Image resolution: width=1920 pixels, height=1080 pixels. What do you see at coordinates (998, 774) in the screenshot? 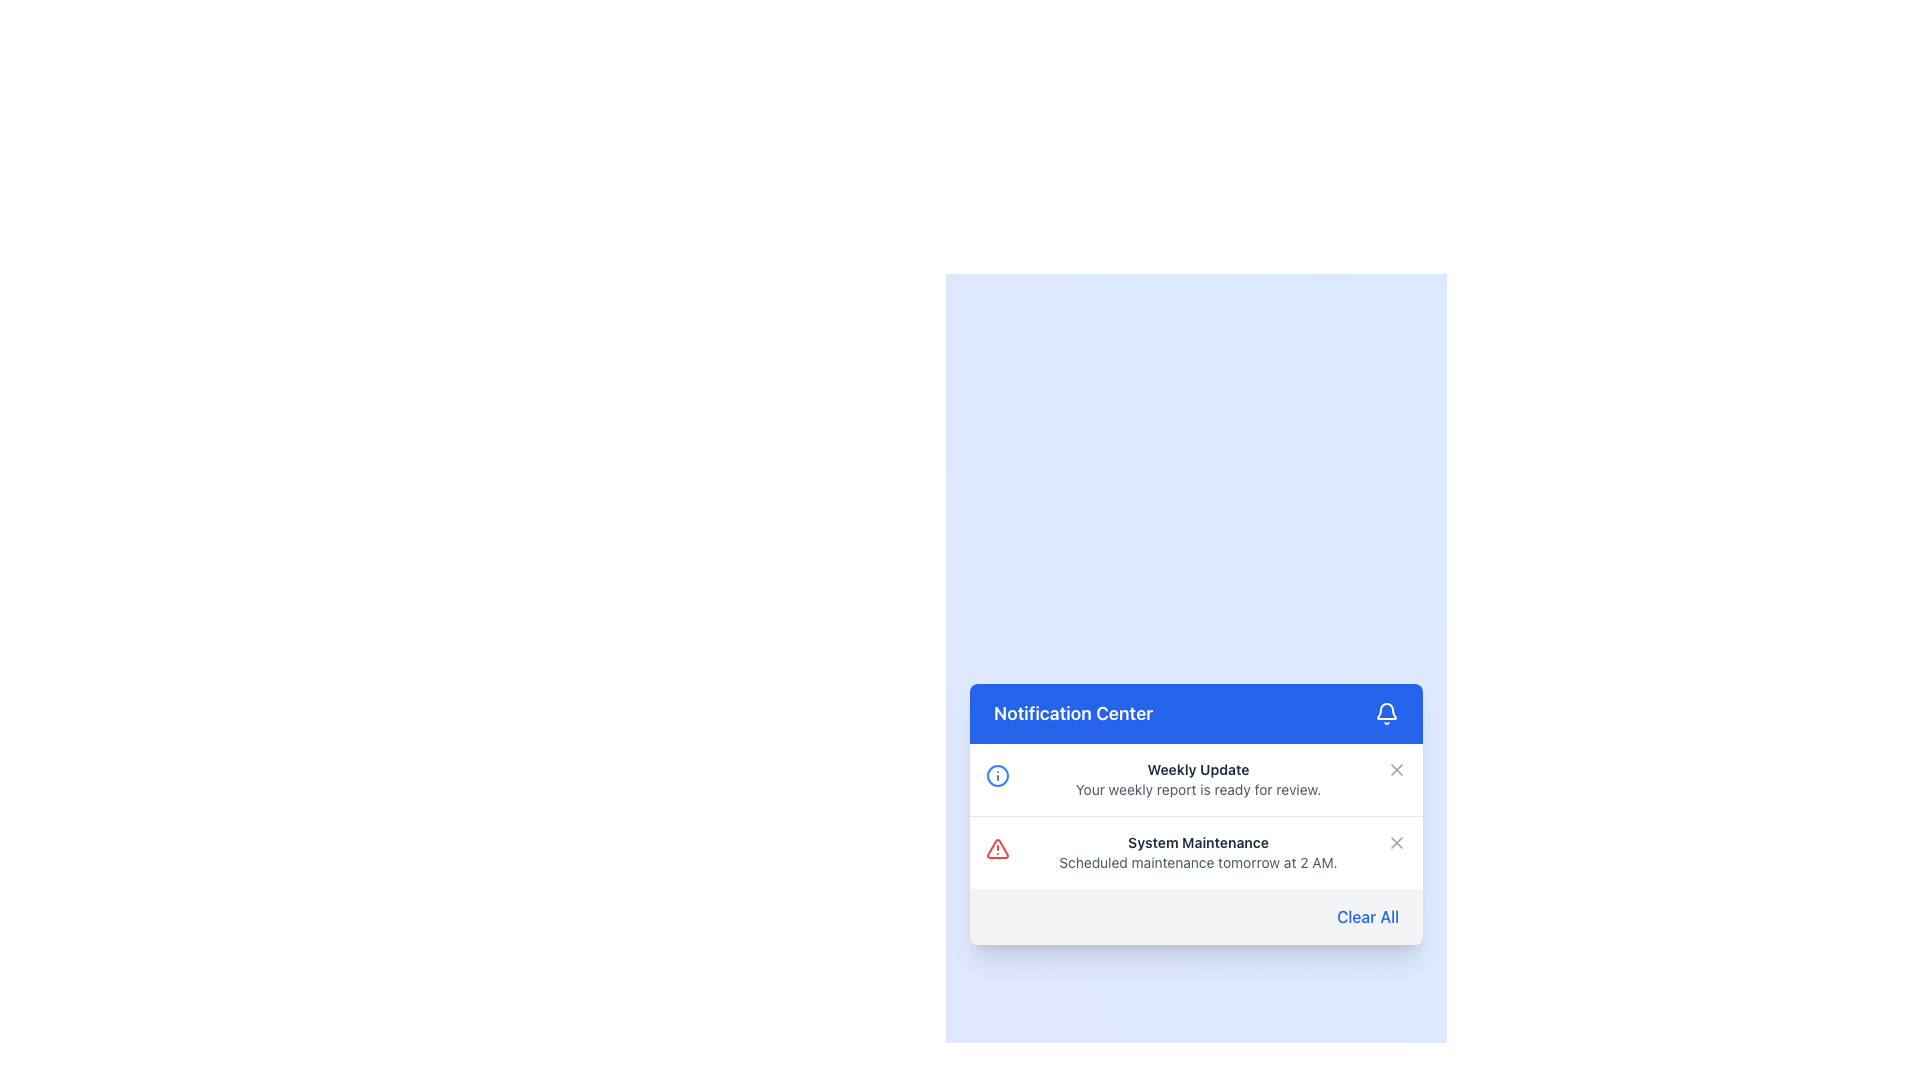
I see `the circular graphical indicator that represents an information icon within the Notification Center interface` at bounding box center [998, 774].